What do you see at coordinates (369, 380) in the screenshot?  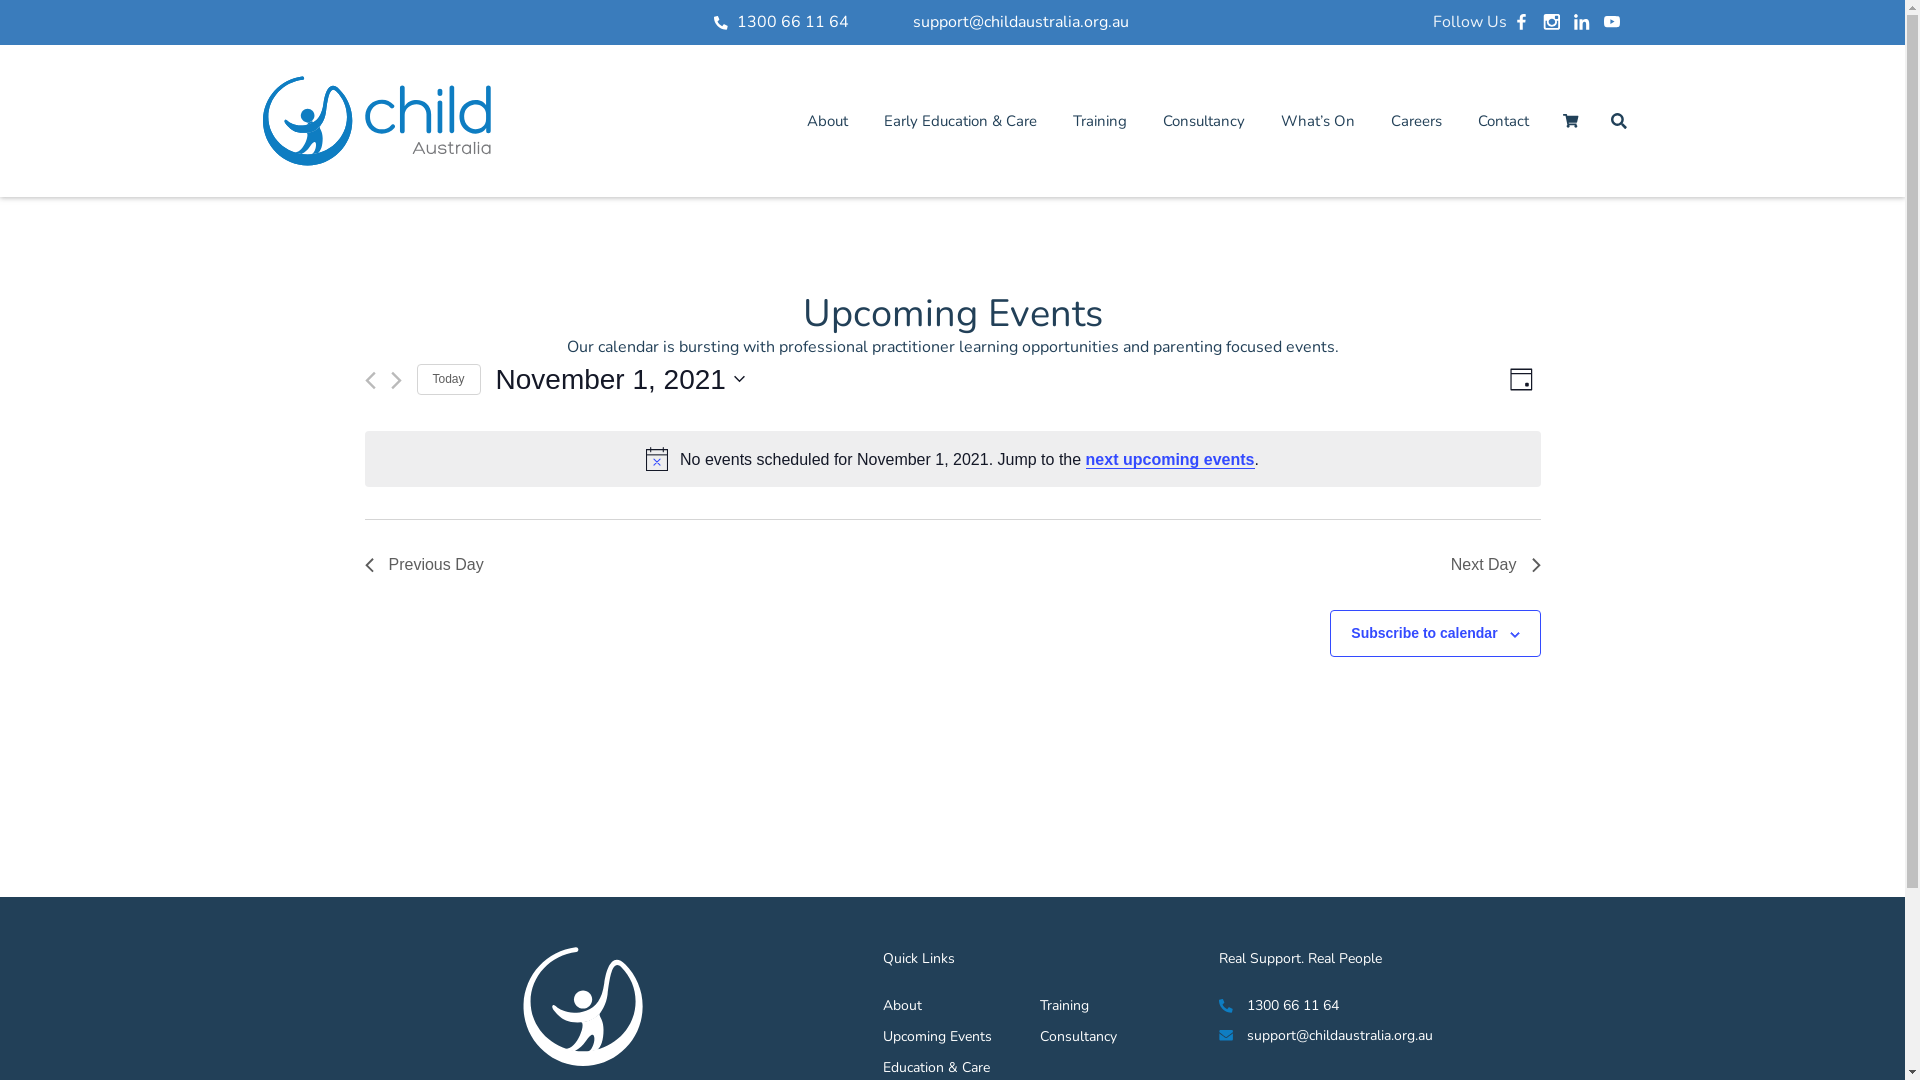 I see `'Previous day'` at bounding box center [369, 380].